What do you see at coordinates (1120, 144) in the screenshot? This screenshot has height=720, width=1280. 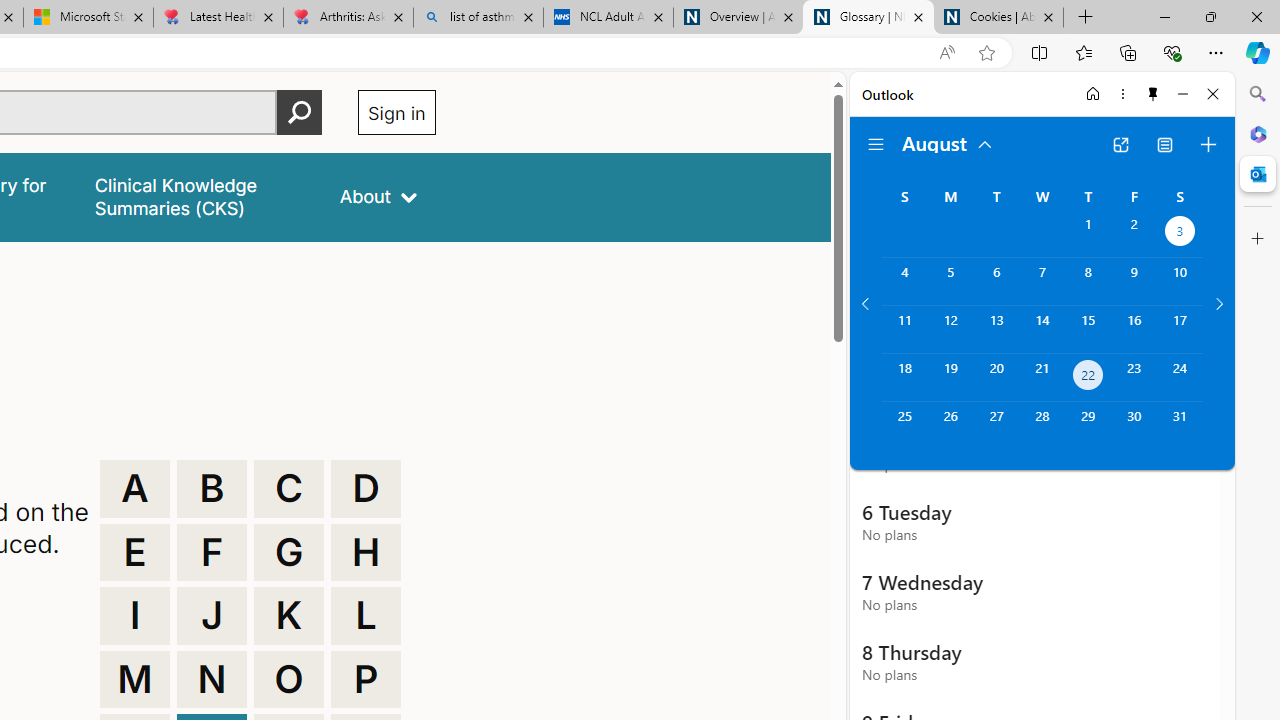 I see `'Open in new tab'` at bounding box center [1120, 144].